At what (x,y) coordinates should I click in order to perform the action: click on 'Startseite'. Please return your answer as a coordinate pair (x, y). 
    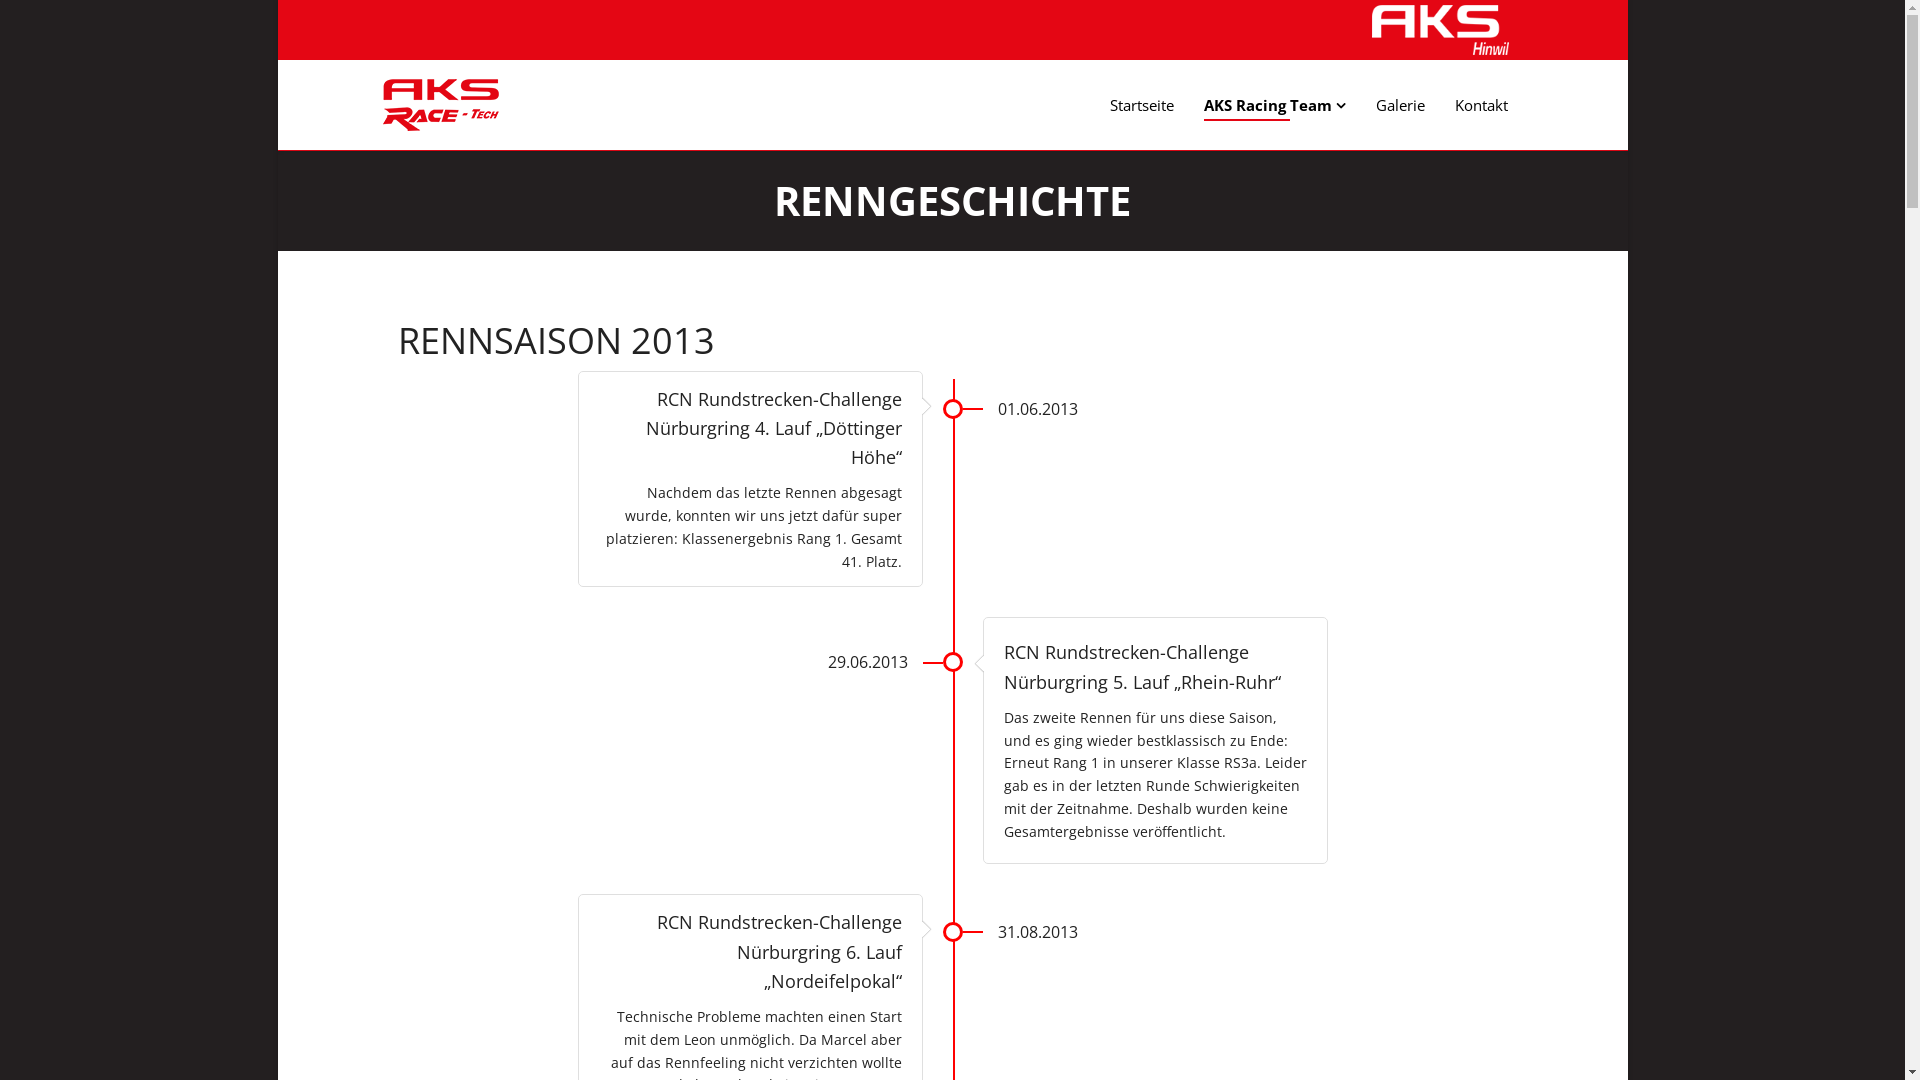
    Looking at the image, I should click on (1093, 104).